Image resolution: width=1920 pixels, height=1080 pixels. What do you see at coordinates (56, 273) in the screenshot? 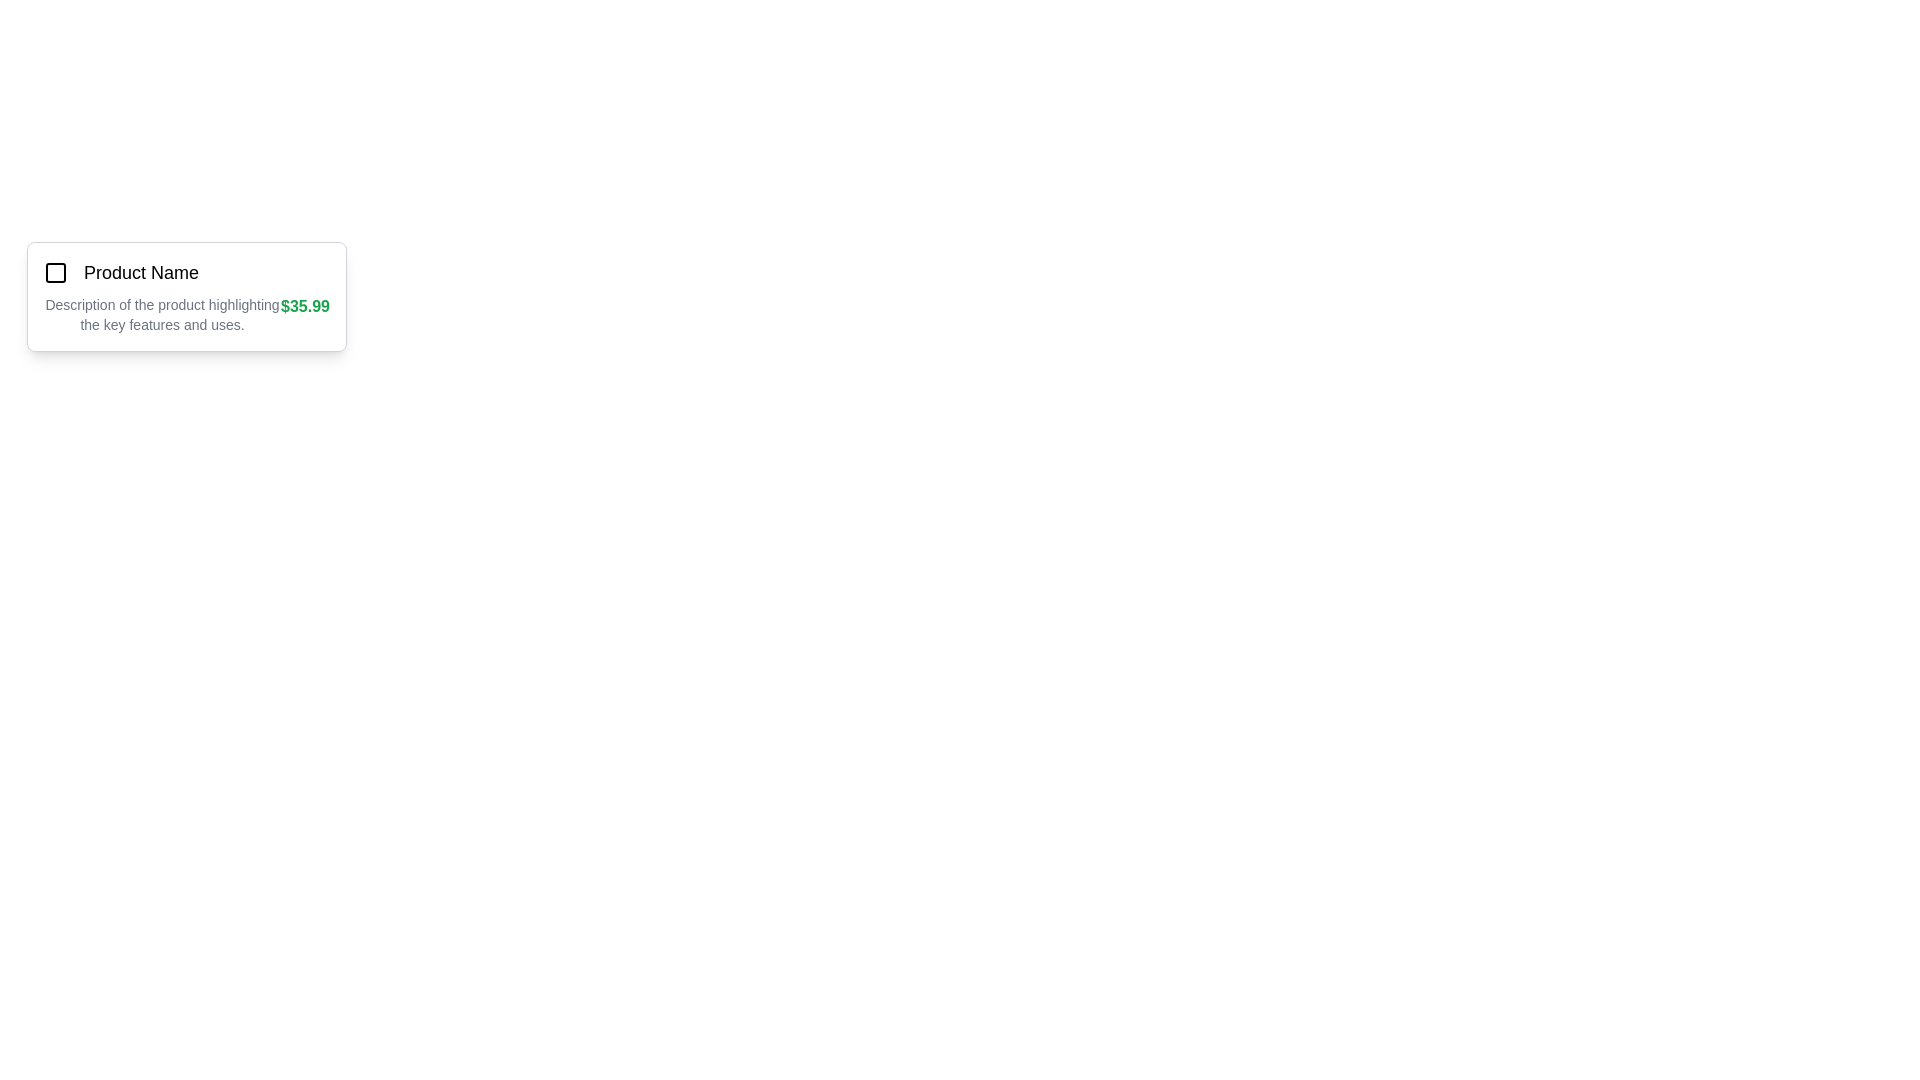
I see `the square-shaped icon with a black border and a hollow center, located to the left of the text 'Product Name'` at bounding box center [56, 273].